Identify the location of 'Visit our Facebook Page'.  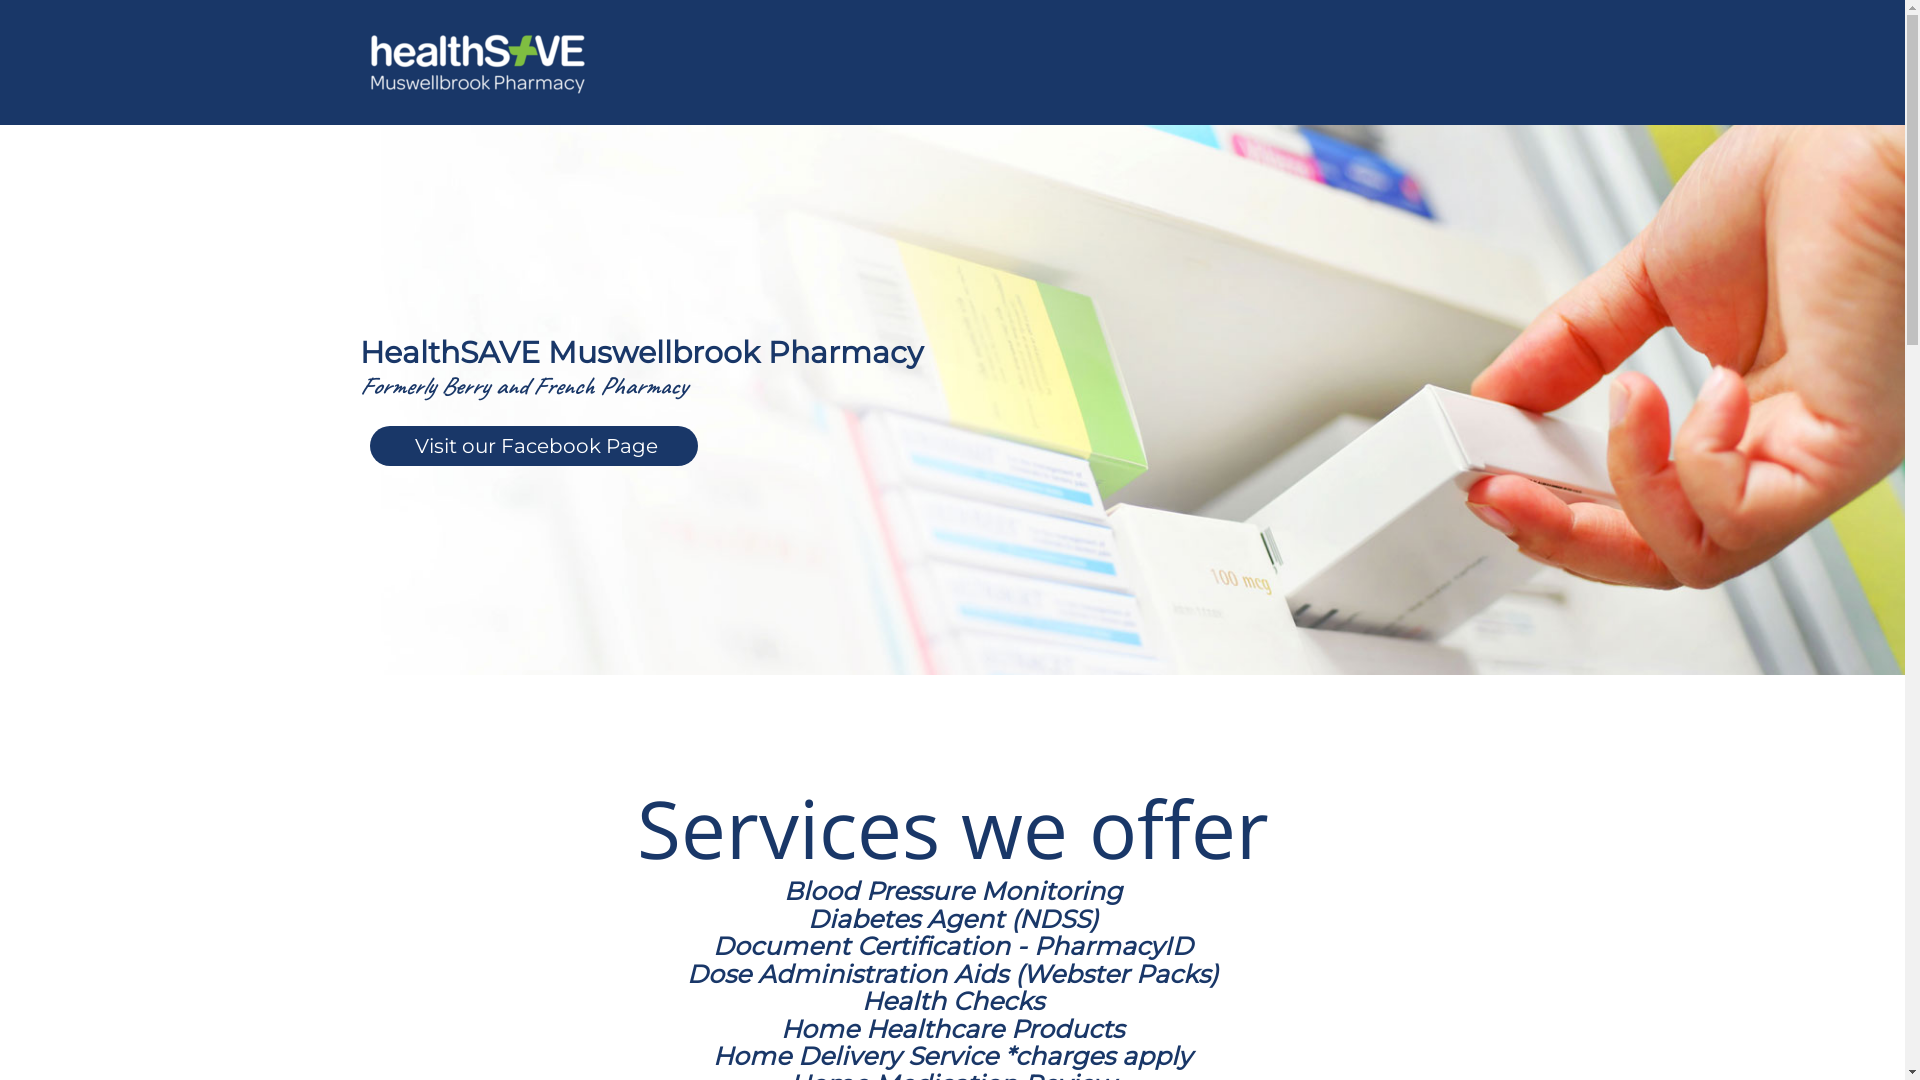
(533, 445).